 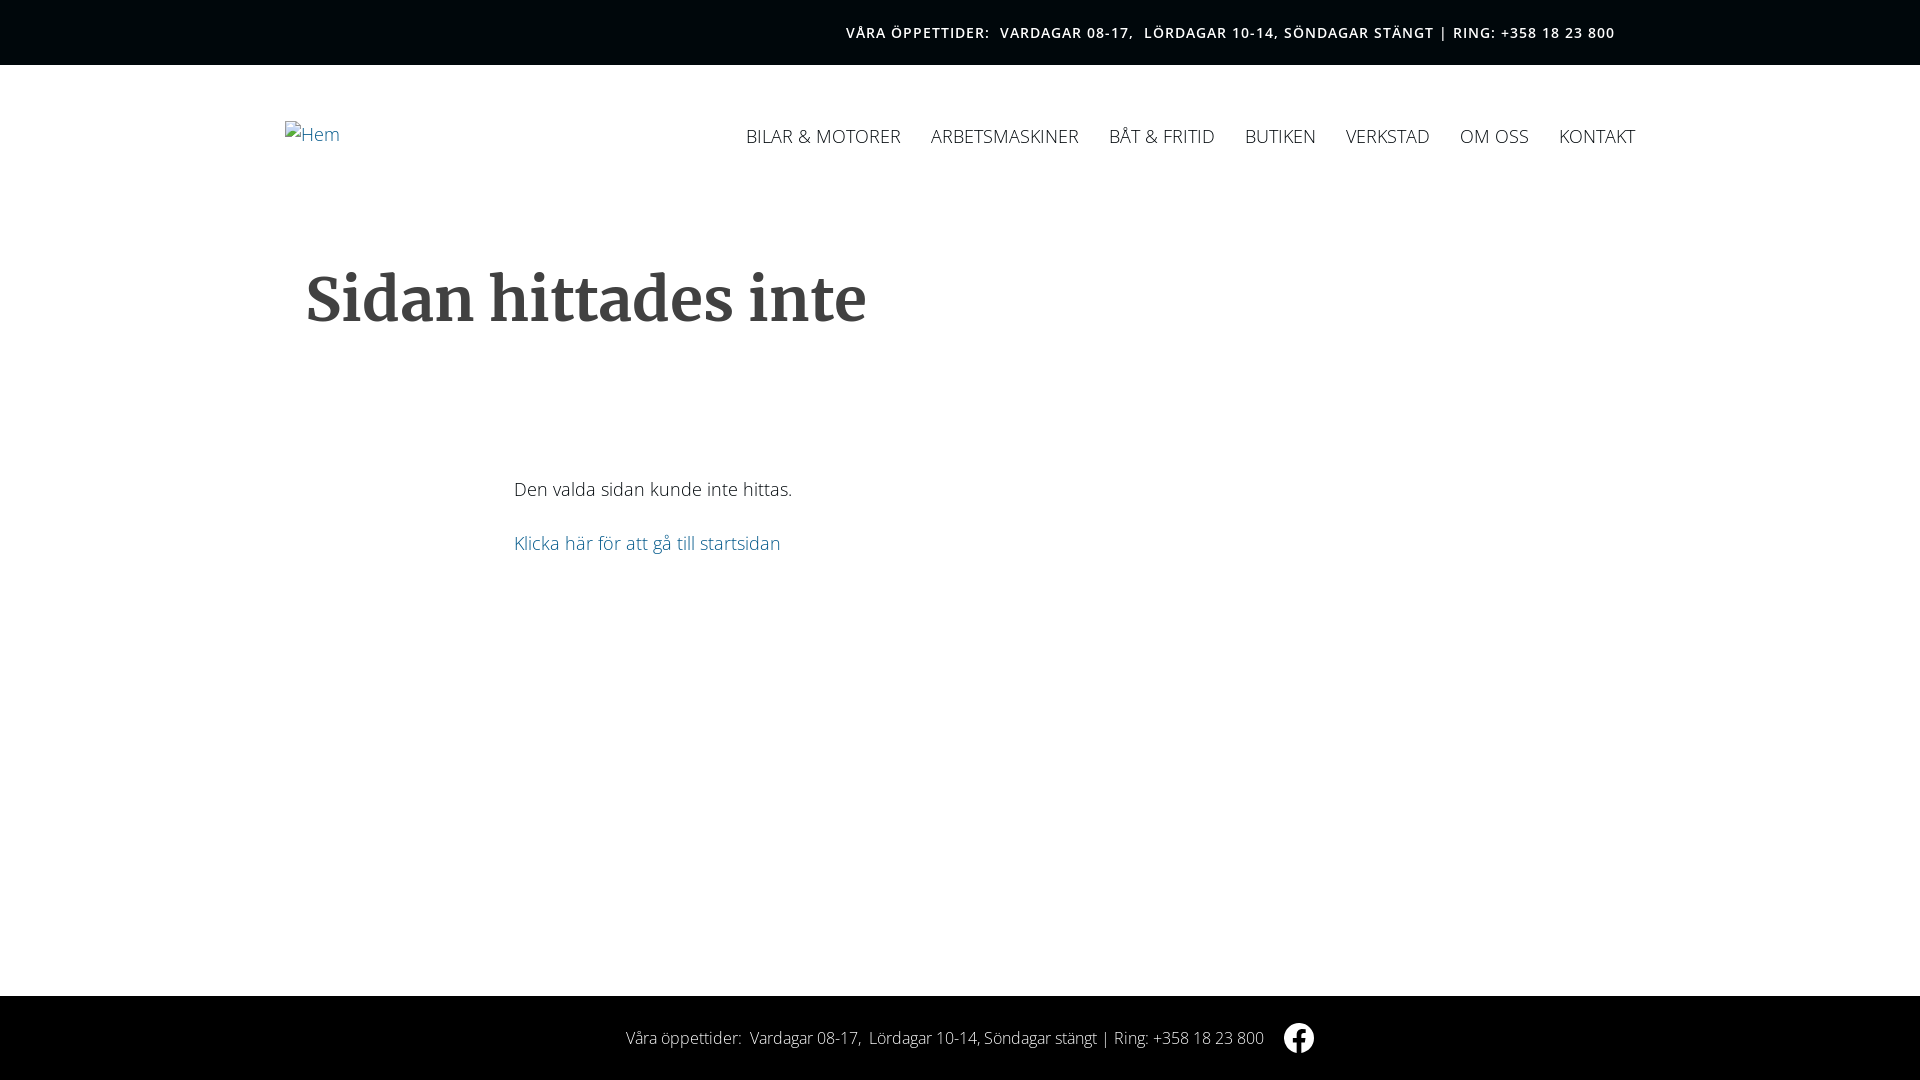 I want to click on 'BILAR & MOTORER', so click(x=823, y=135).